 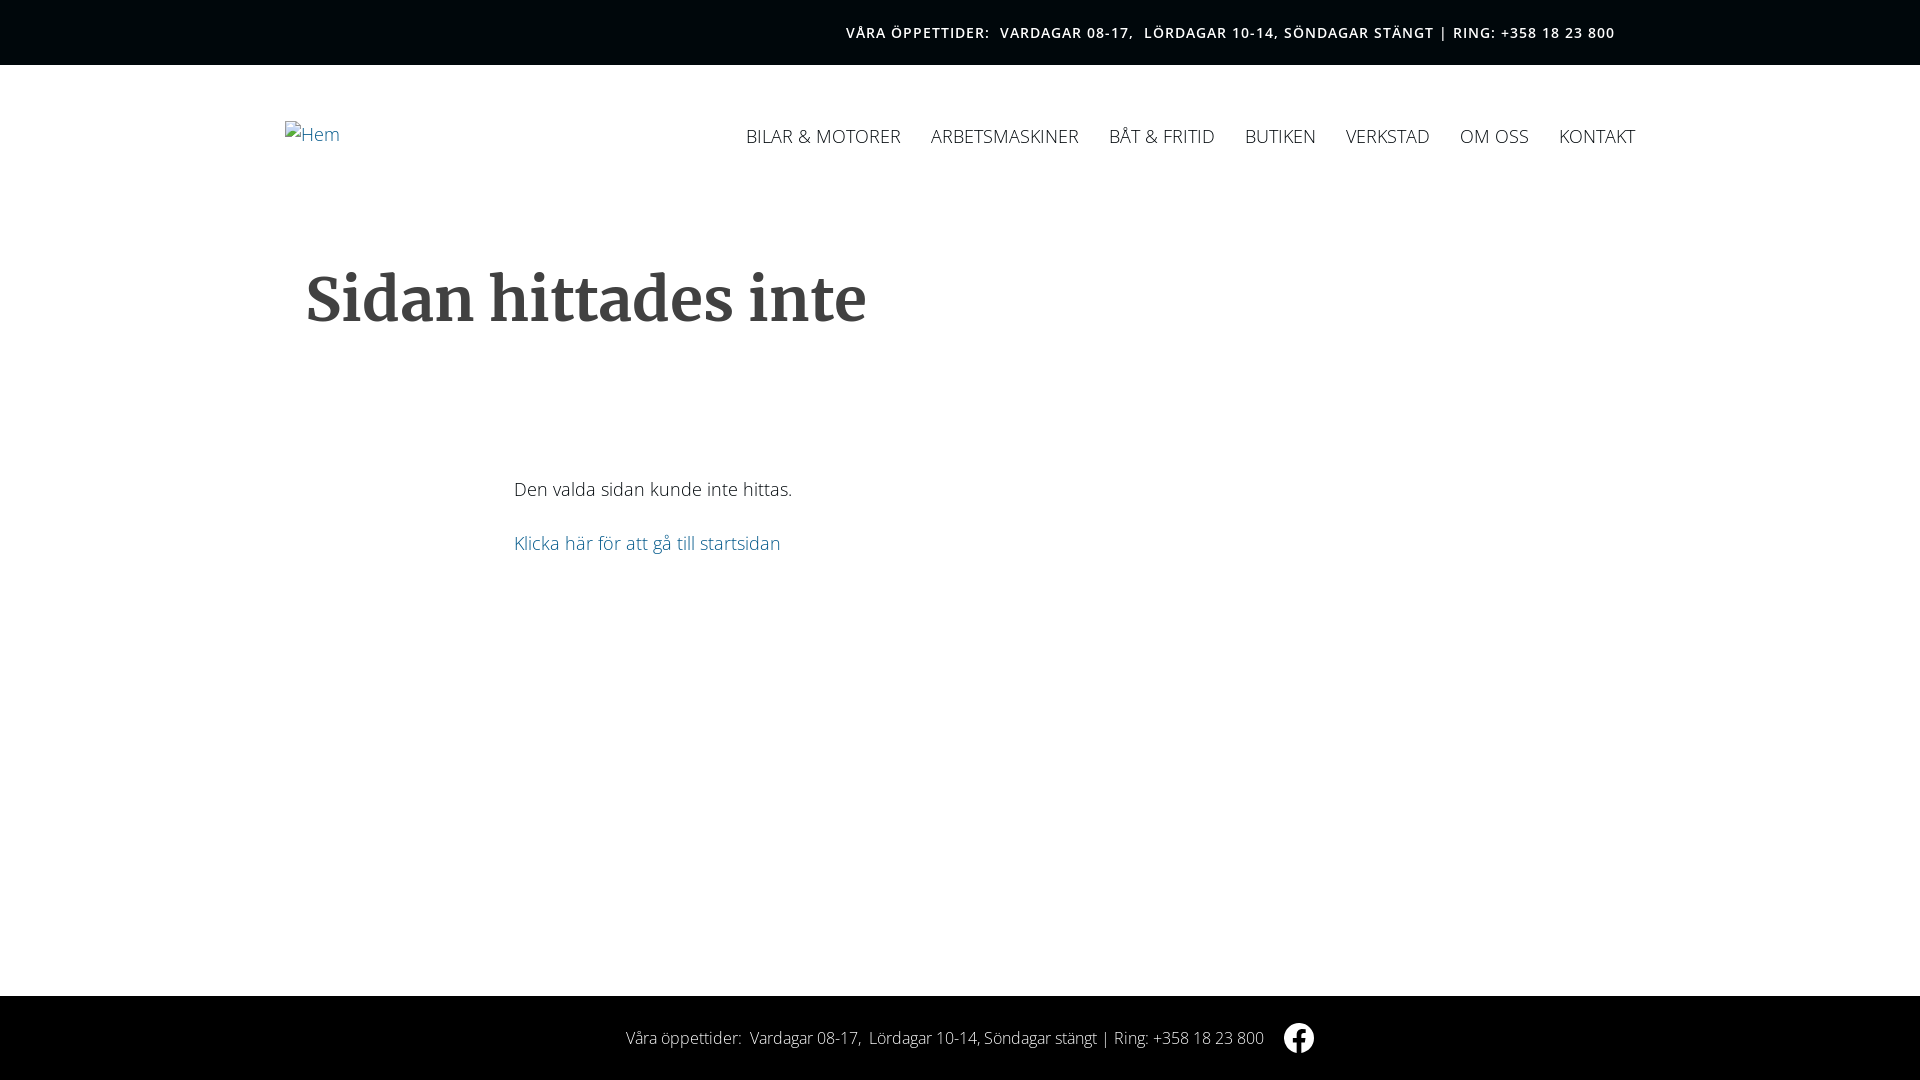 I want to click on 'BILAR & MOTORER', so click(x=823, y=135).